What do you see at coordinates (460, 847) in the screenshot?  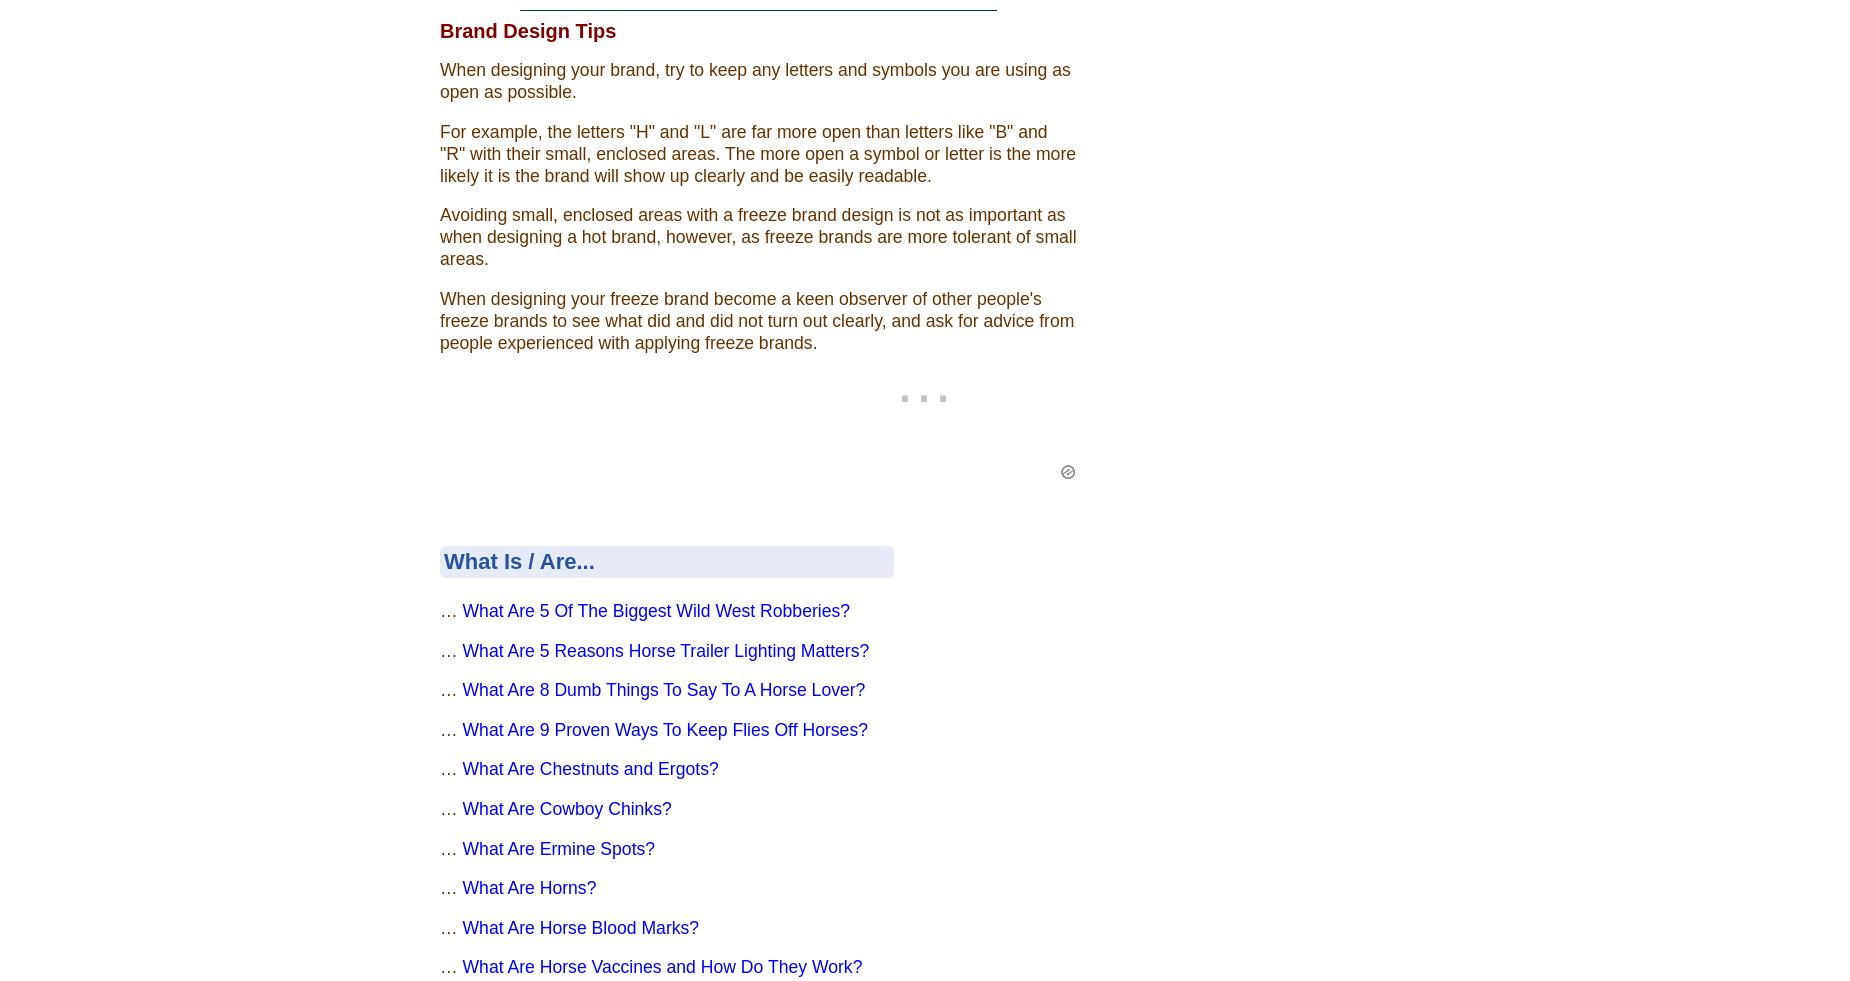 I see `'What Are Ermine Spots?'` at bounding box center [460, 847].